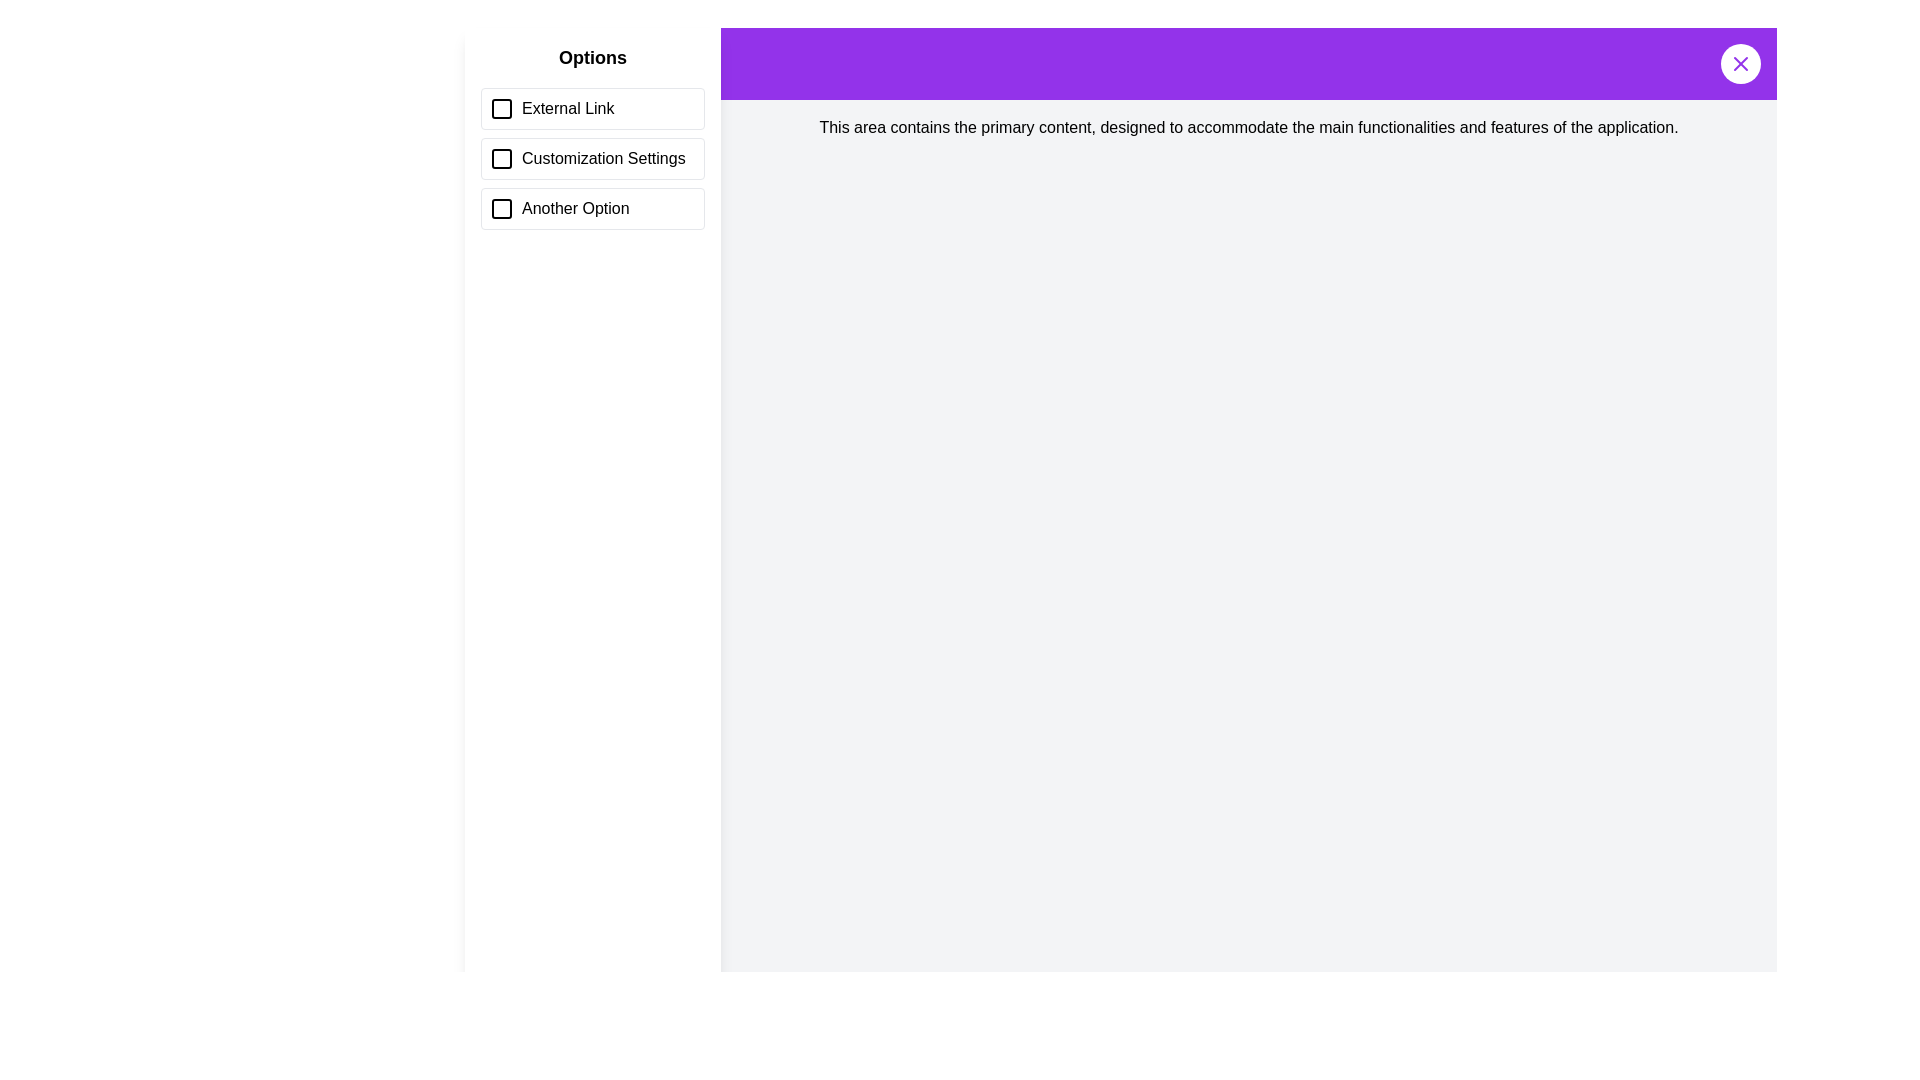 This screenshot has height=1080, width=1920. What do you see at coordinates (592, 56) in the screenshot?
I see `the 'Options' text label located at the top of the left-side menu panel, which is bold and larger in font, directly above the menu options` at bounding box center [592, 56].